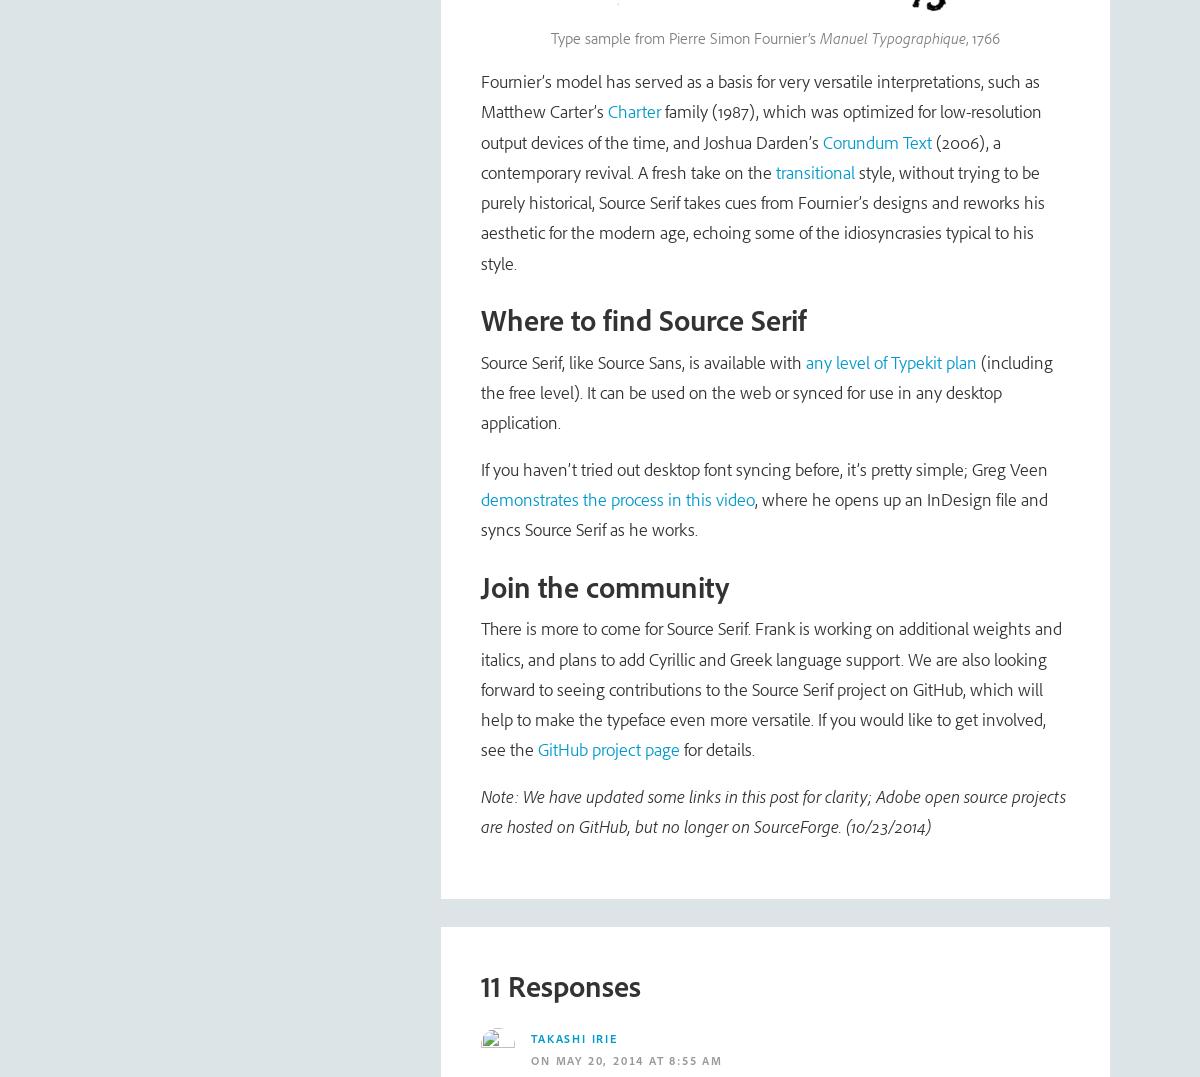 This screenshot has height=1077, width=1200. I want to click on 'Charter', so click(634, 110).